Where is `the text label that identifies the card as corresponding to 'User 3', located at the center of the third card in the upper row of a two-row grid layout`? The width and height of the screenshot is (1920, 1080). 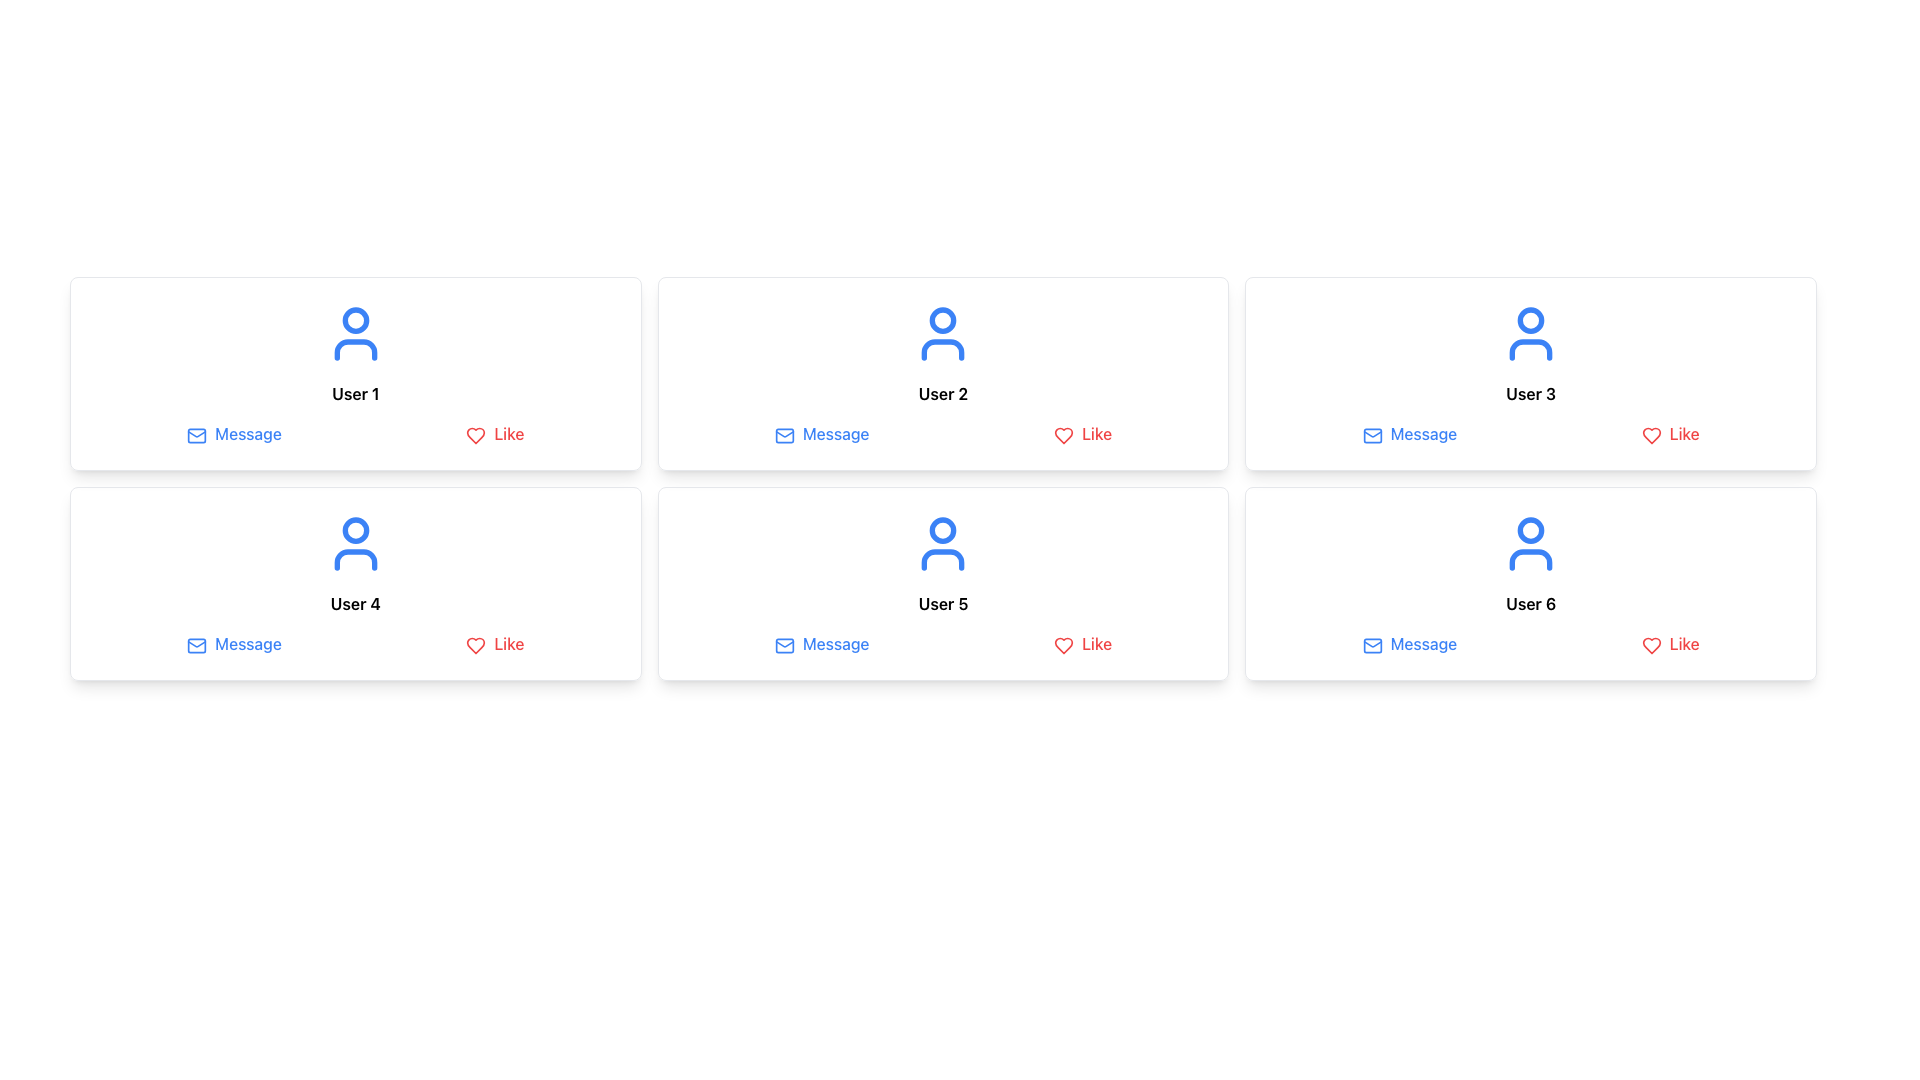
the text label that identifies the card as corresponding to 'User 3', located at the center of the third card in the upper row of a two-row grid layout is located at coordinates (1530, 393).